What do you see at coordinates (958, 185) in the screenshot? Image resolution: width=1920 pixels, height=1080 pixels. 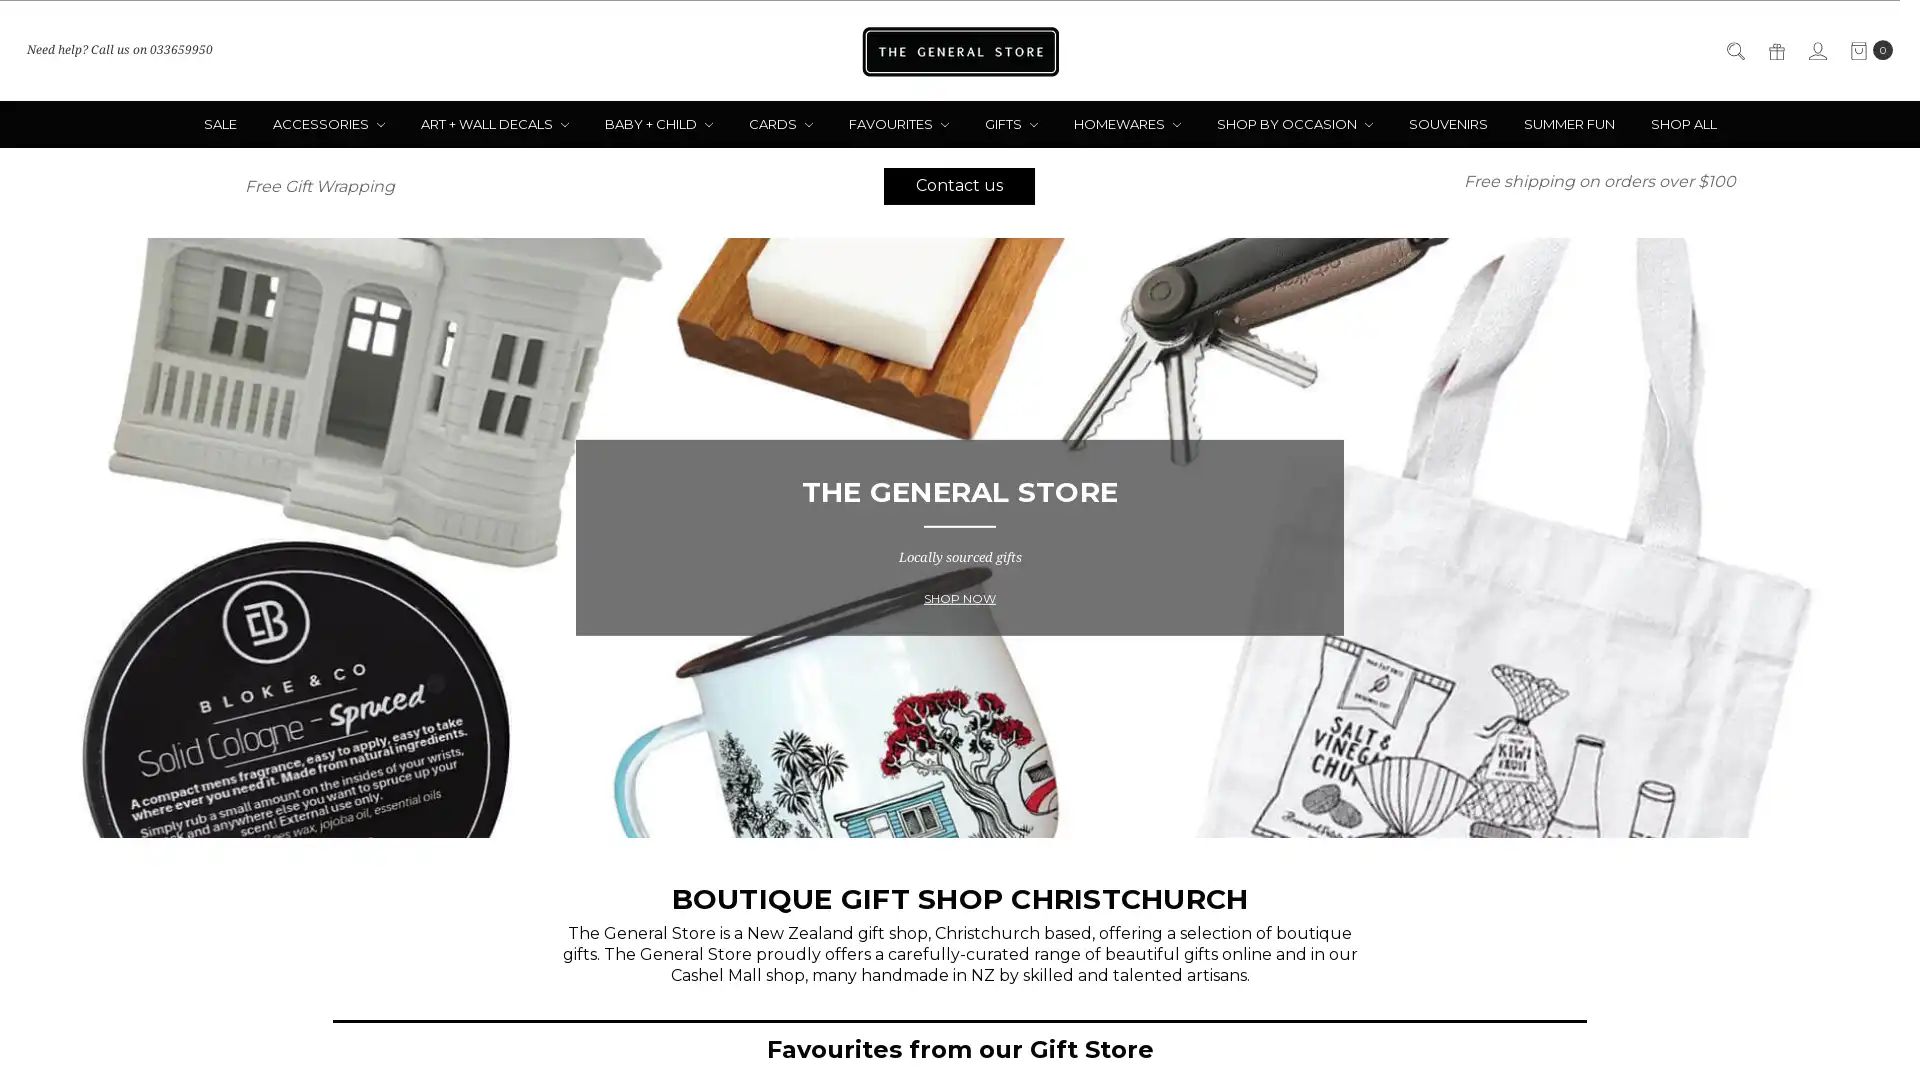 I see `Contact us` at bounding box center [958, 185].